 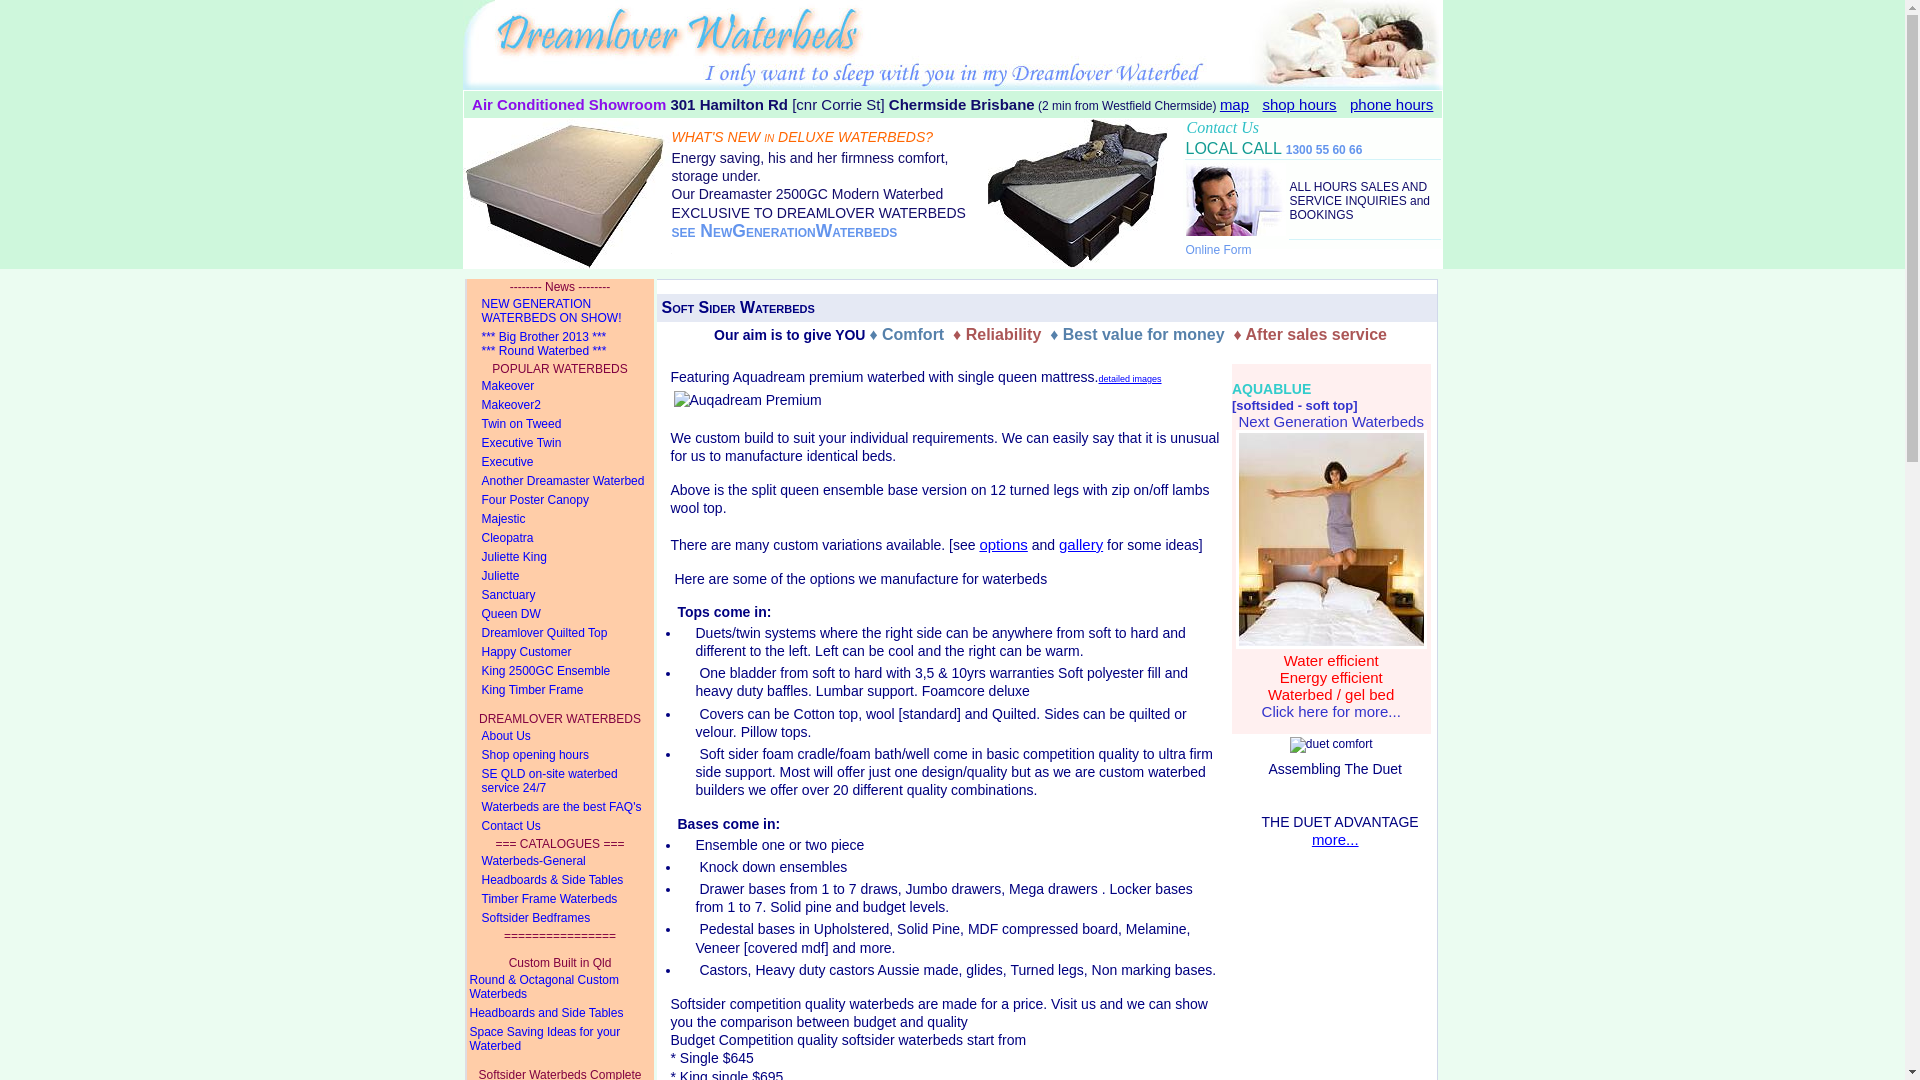 I want to click on 'Juliette', so click(x=559, y=576).